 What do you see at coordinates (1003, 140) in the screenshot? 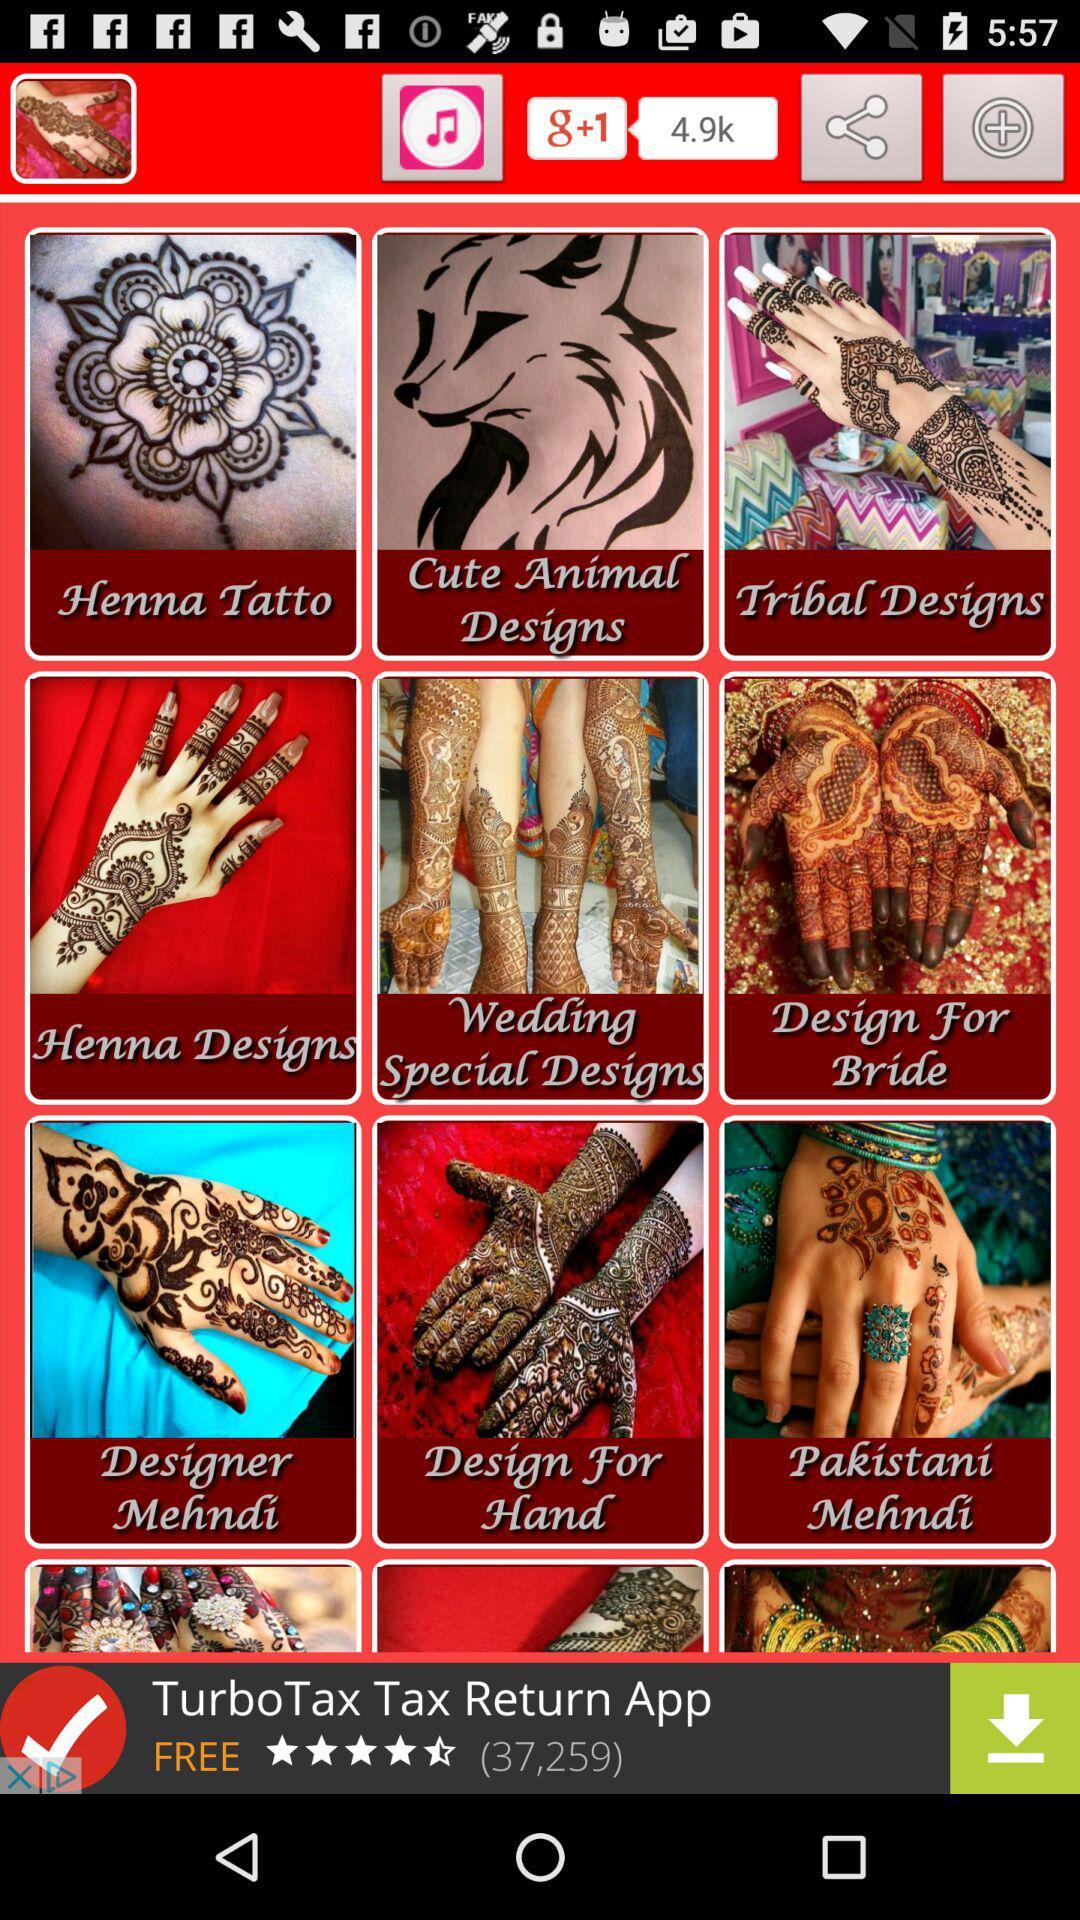
I see `the add icon` at bounding box center [1003, 140].